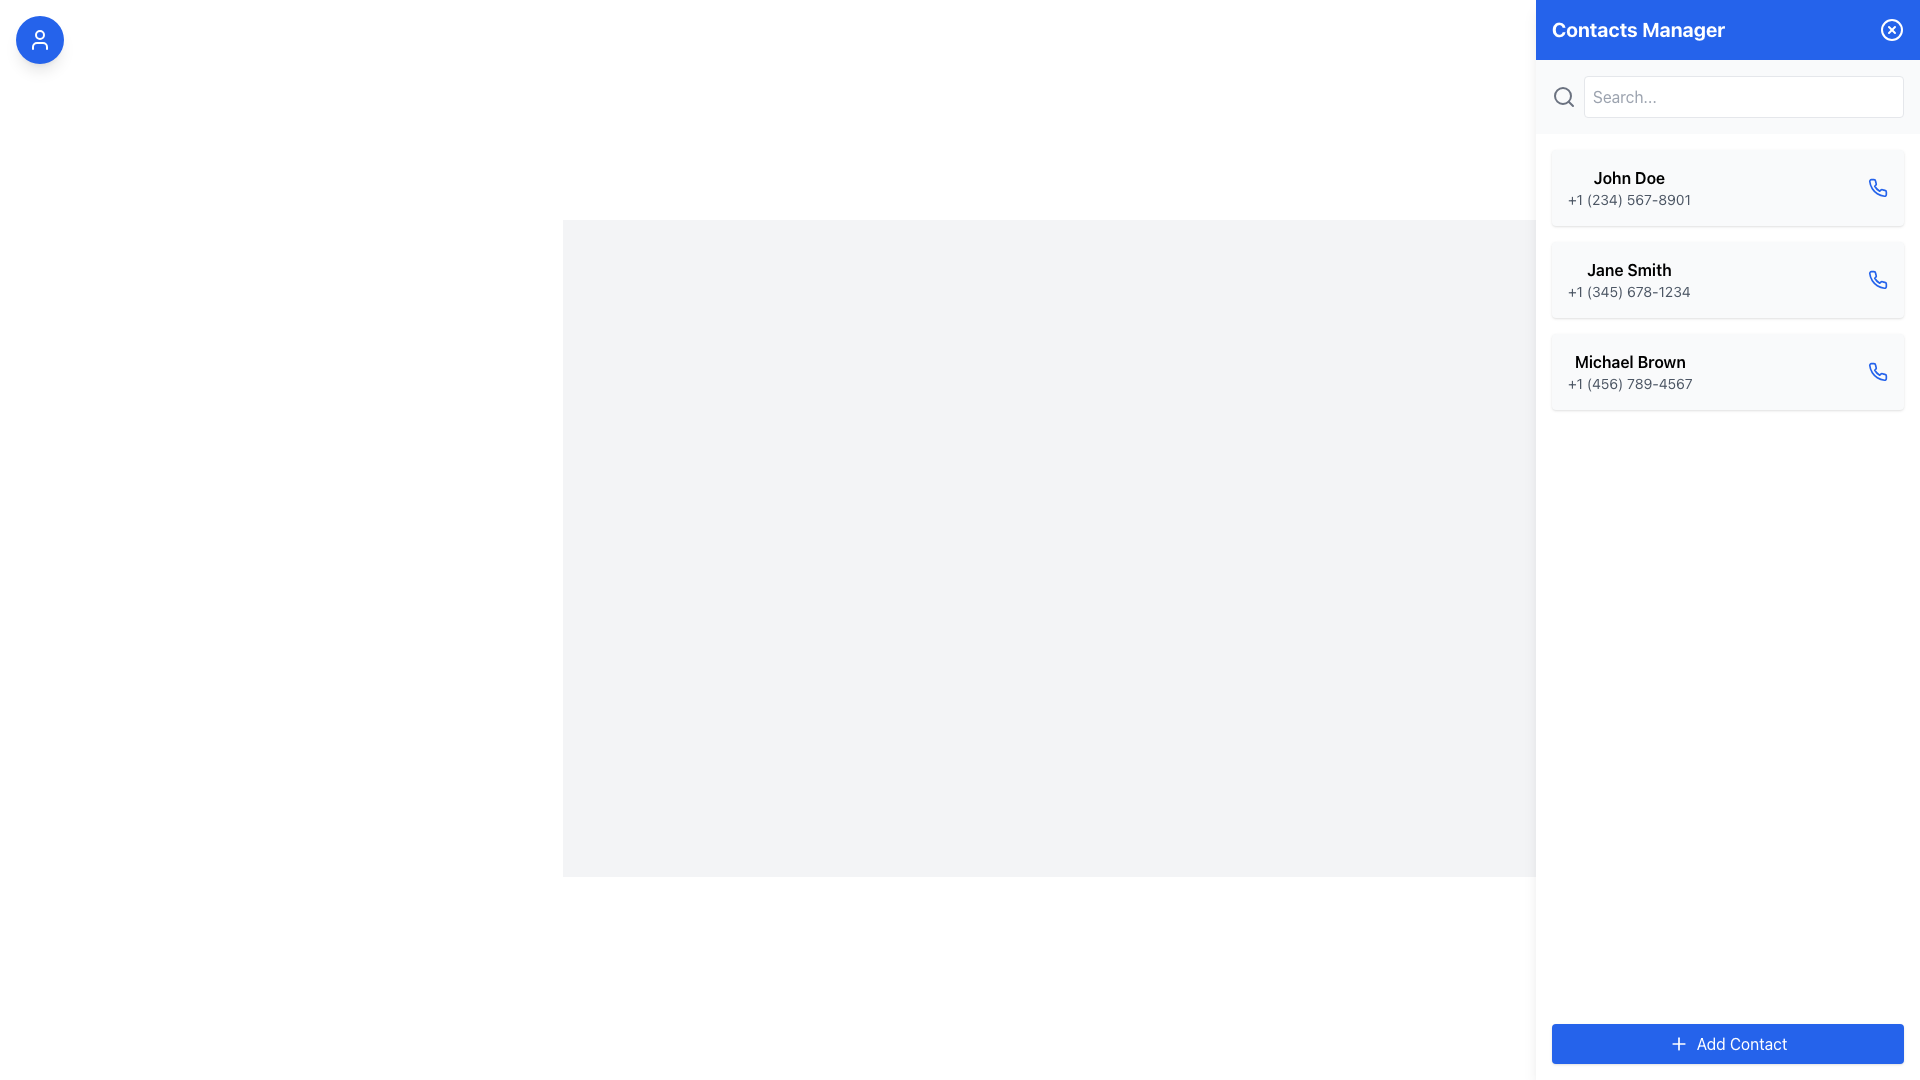  I want to click on the circular close icon with a cross symbol inside, located at the top-right corner of the blue header bar labeled 'Contacts Manager', so click(1890, 30).